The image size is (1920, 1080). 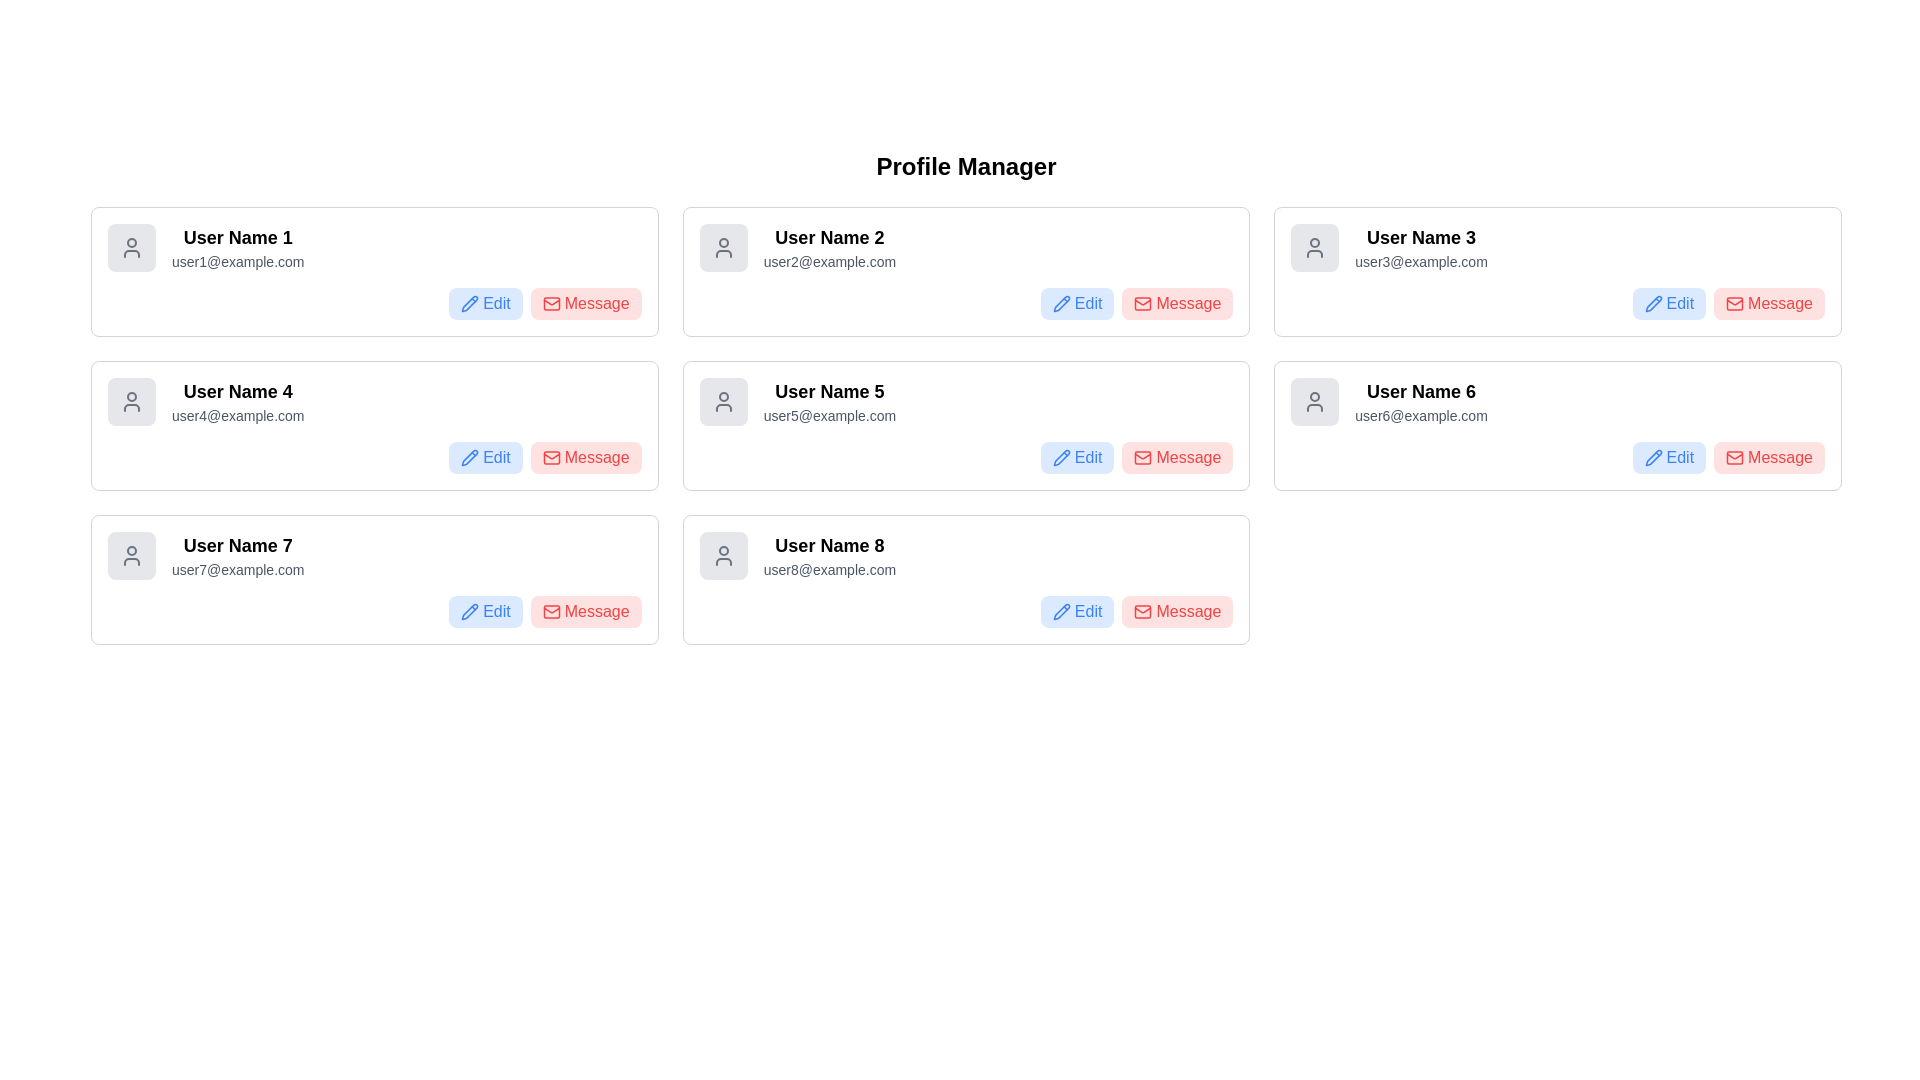 I want to click on the 'Edit' button icon for User Name 6 located in the bottom right corner of the profile card, so click(x=1652, y=456).